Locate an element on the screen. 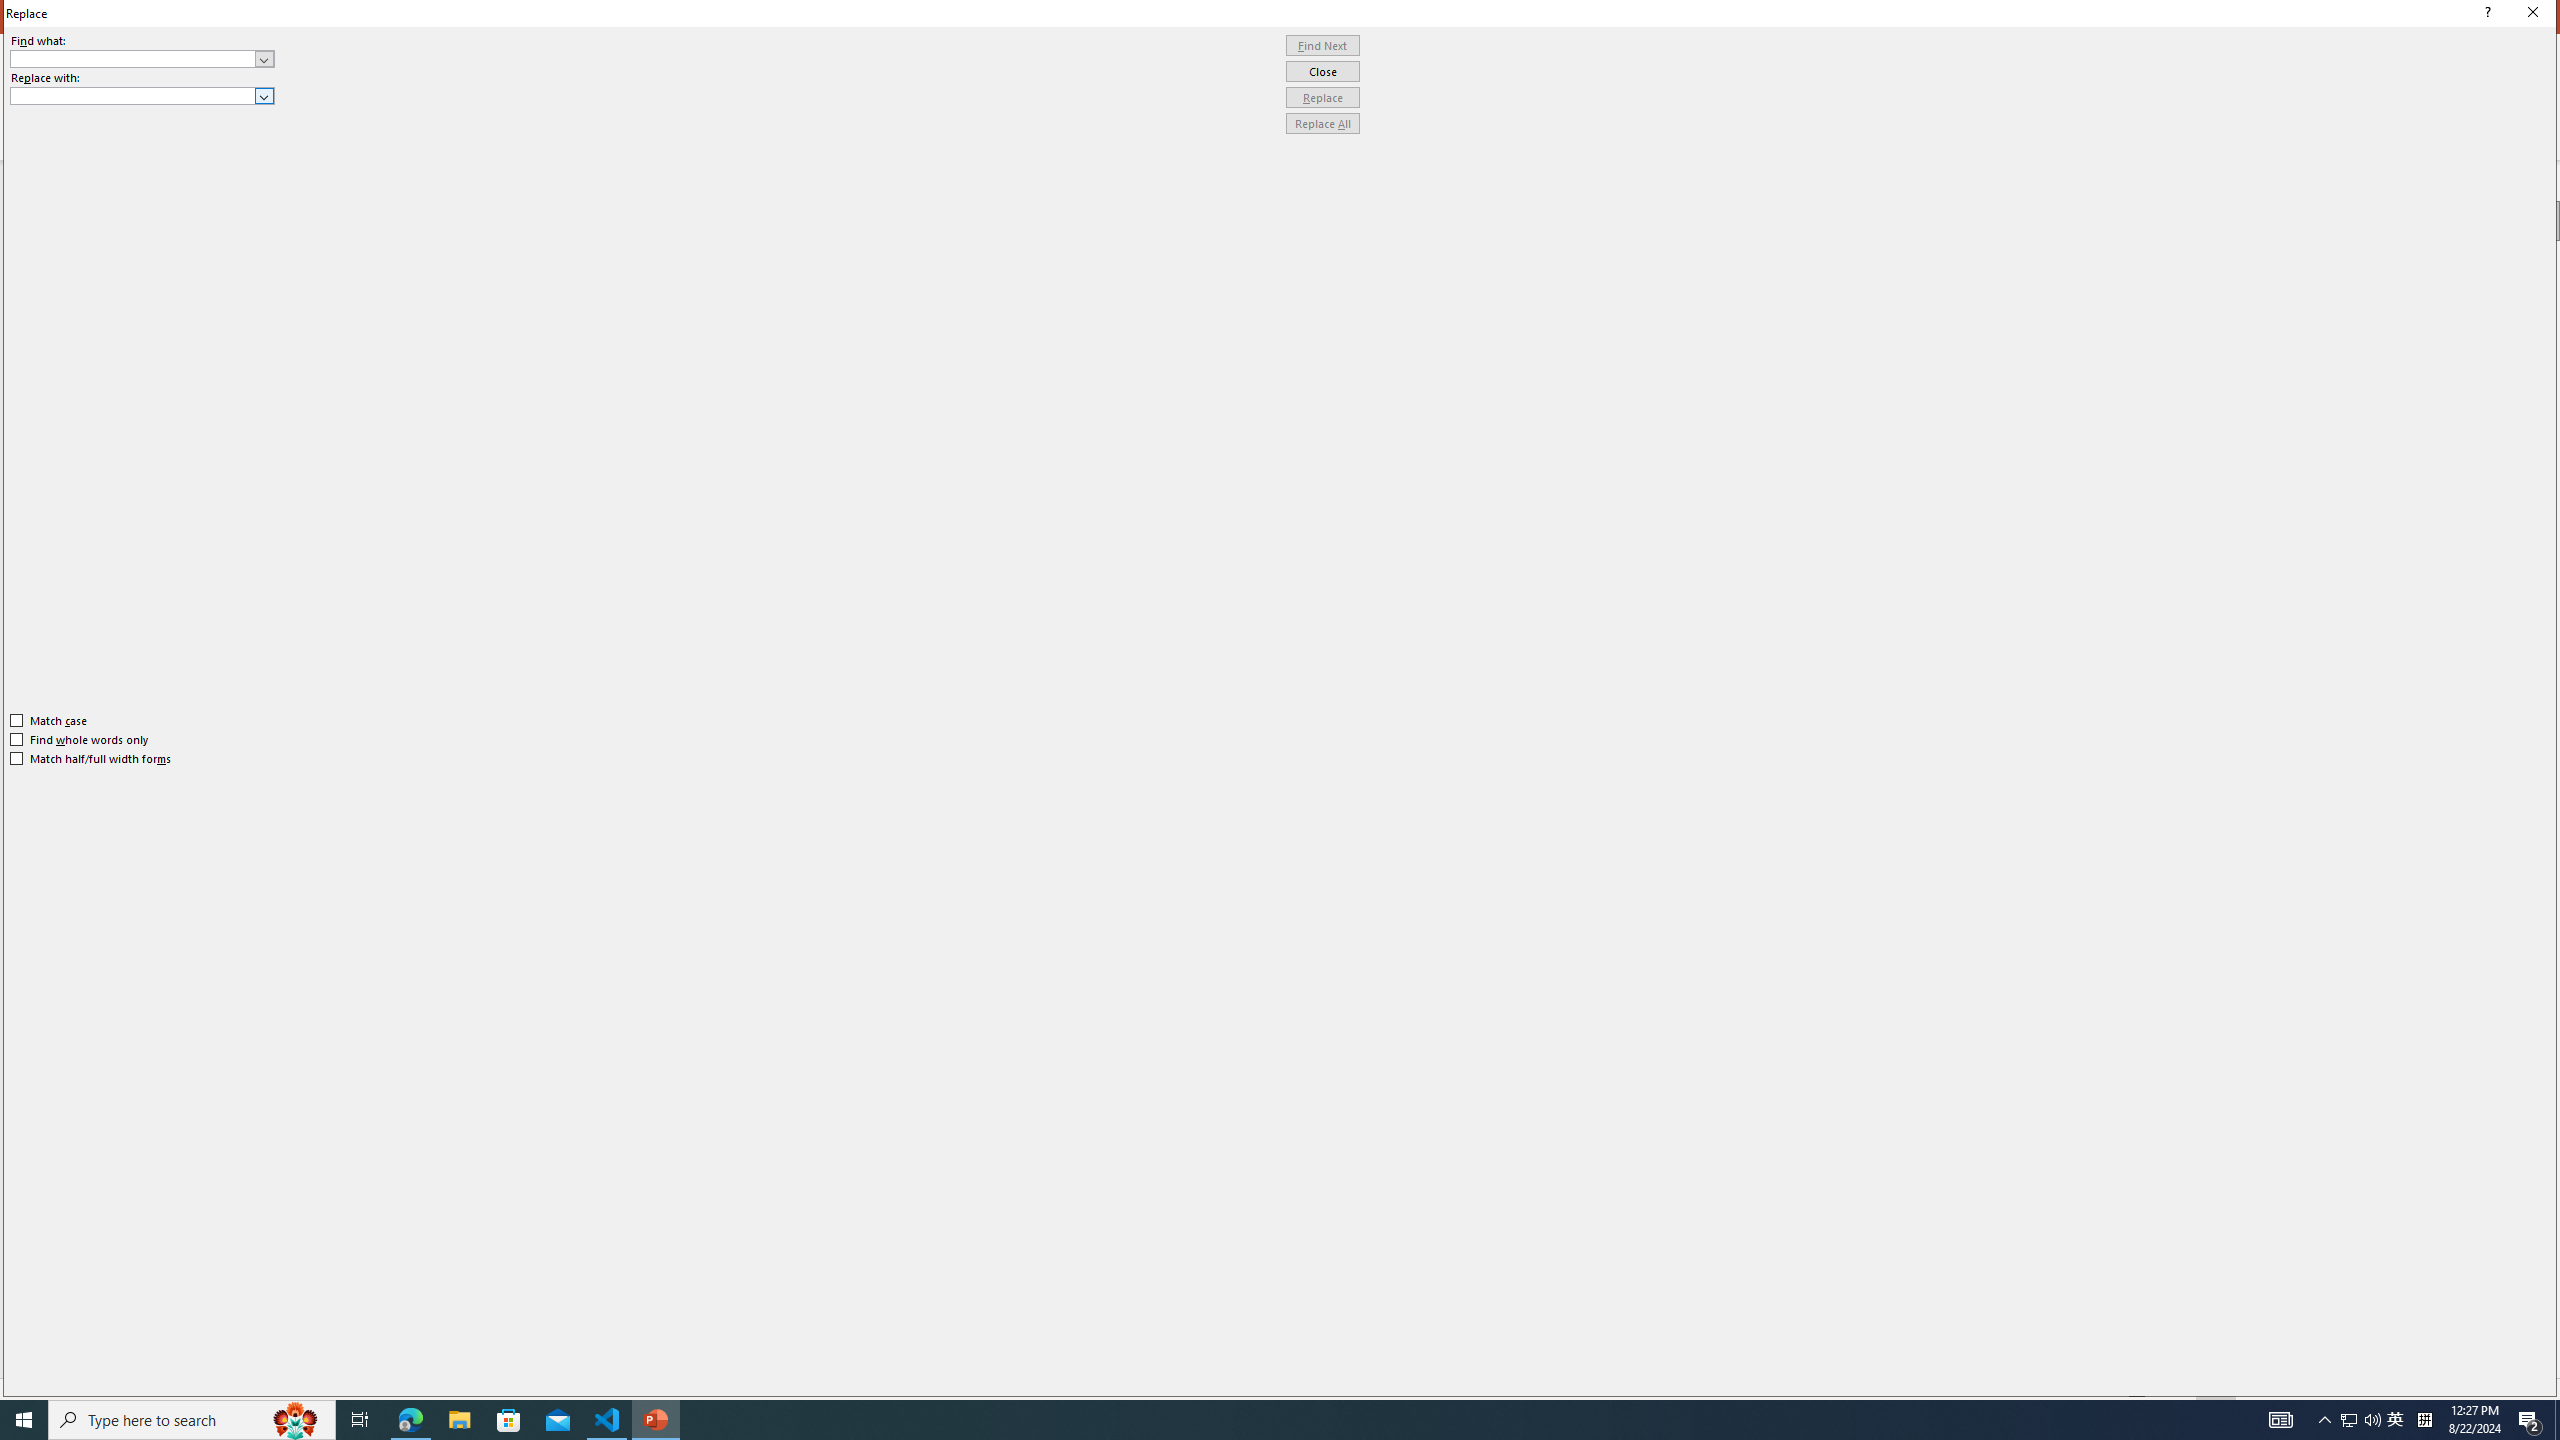 The image size is (2560, 1440). 'Find whole words only' is located at coordinates (80, 739).